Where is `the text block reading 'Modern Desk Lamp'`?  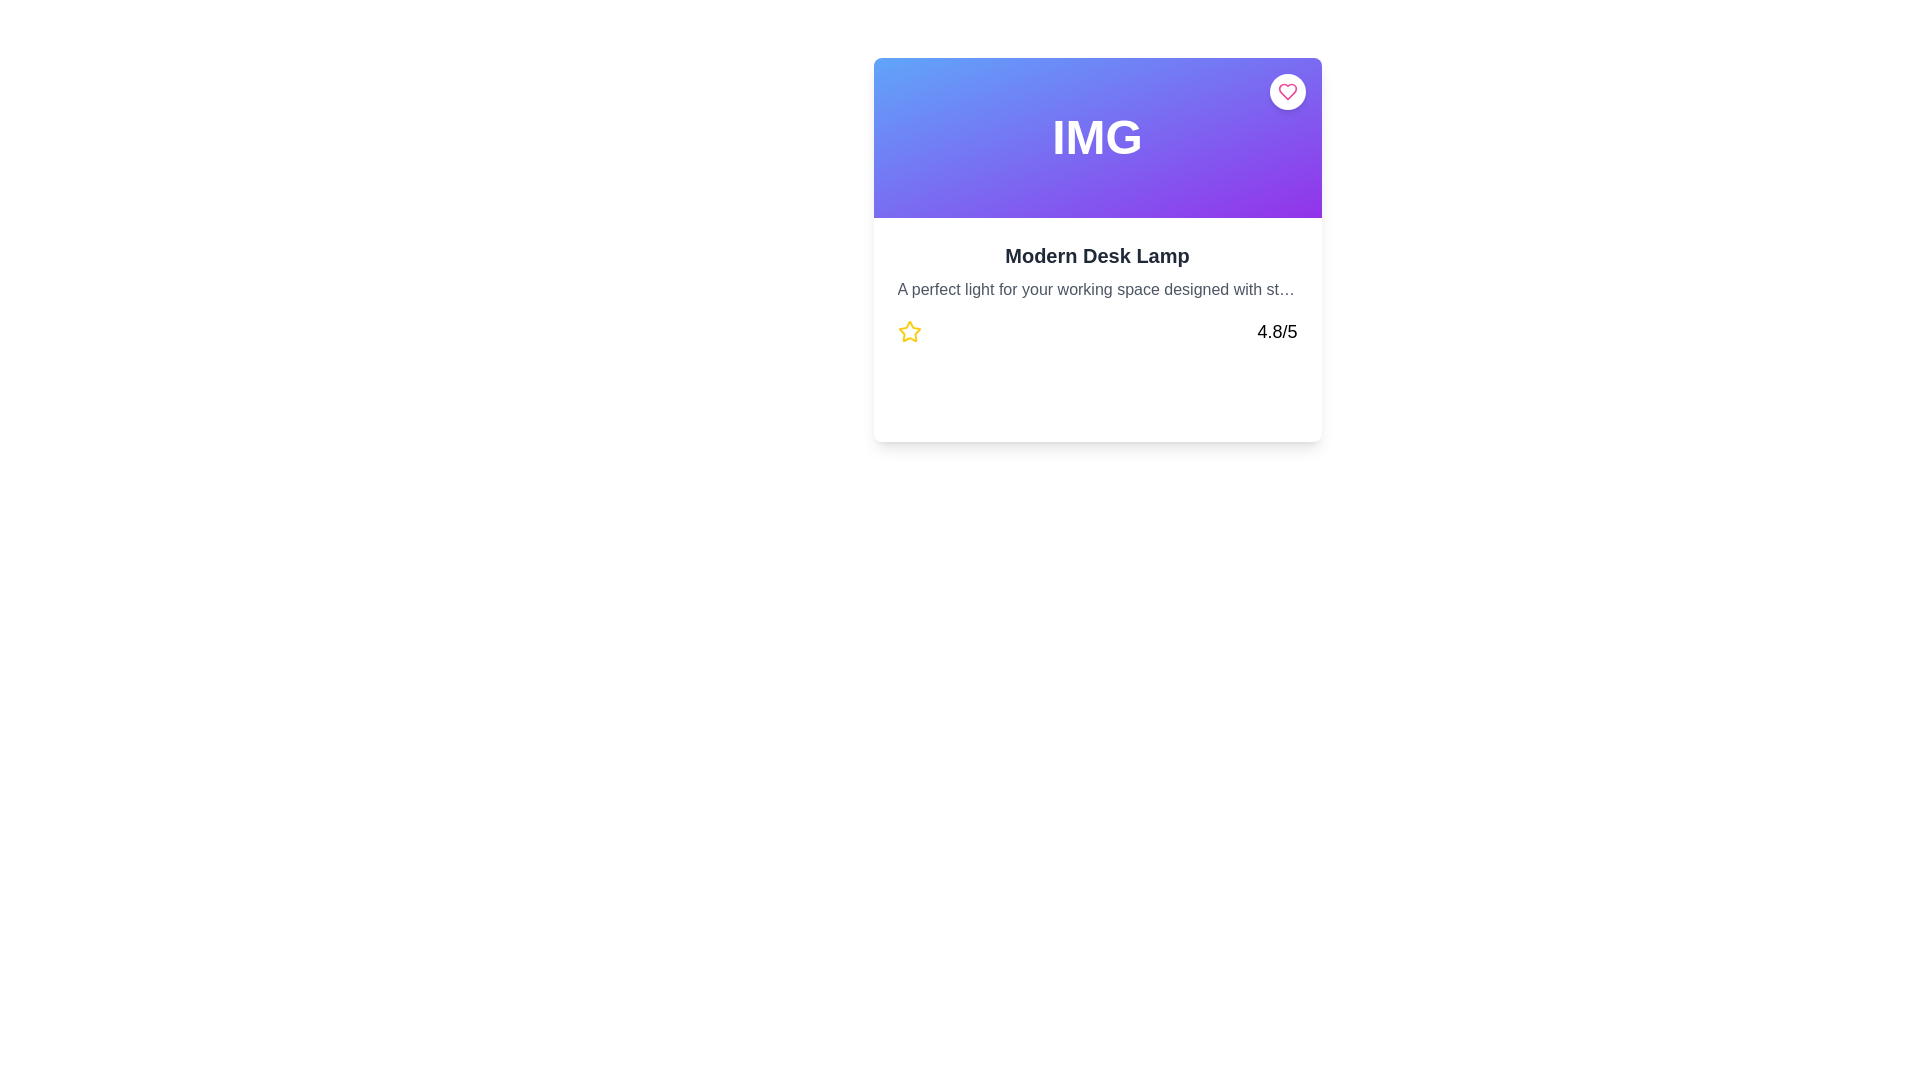
the text block reading 'Modern Desk Lamp' is located at coordinates (1096, 254).